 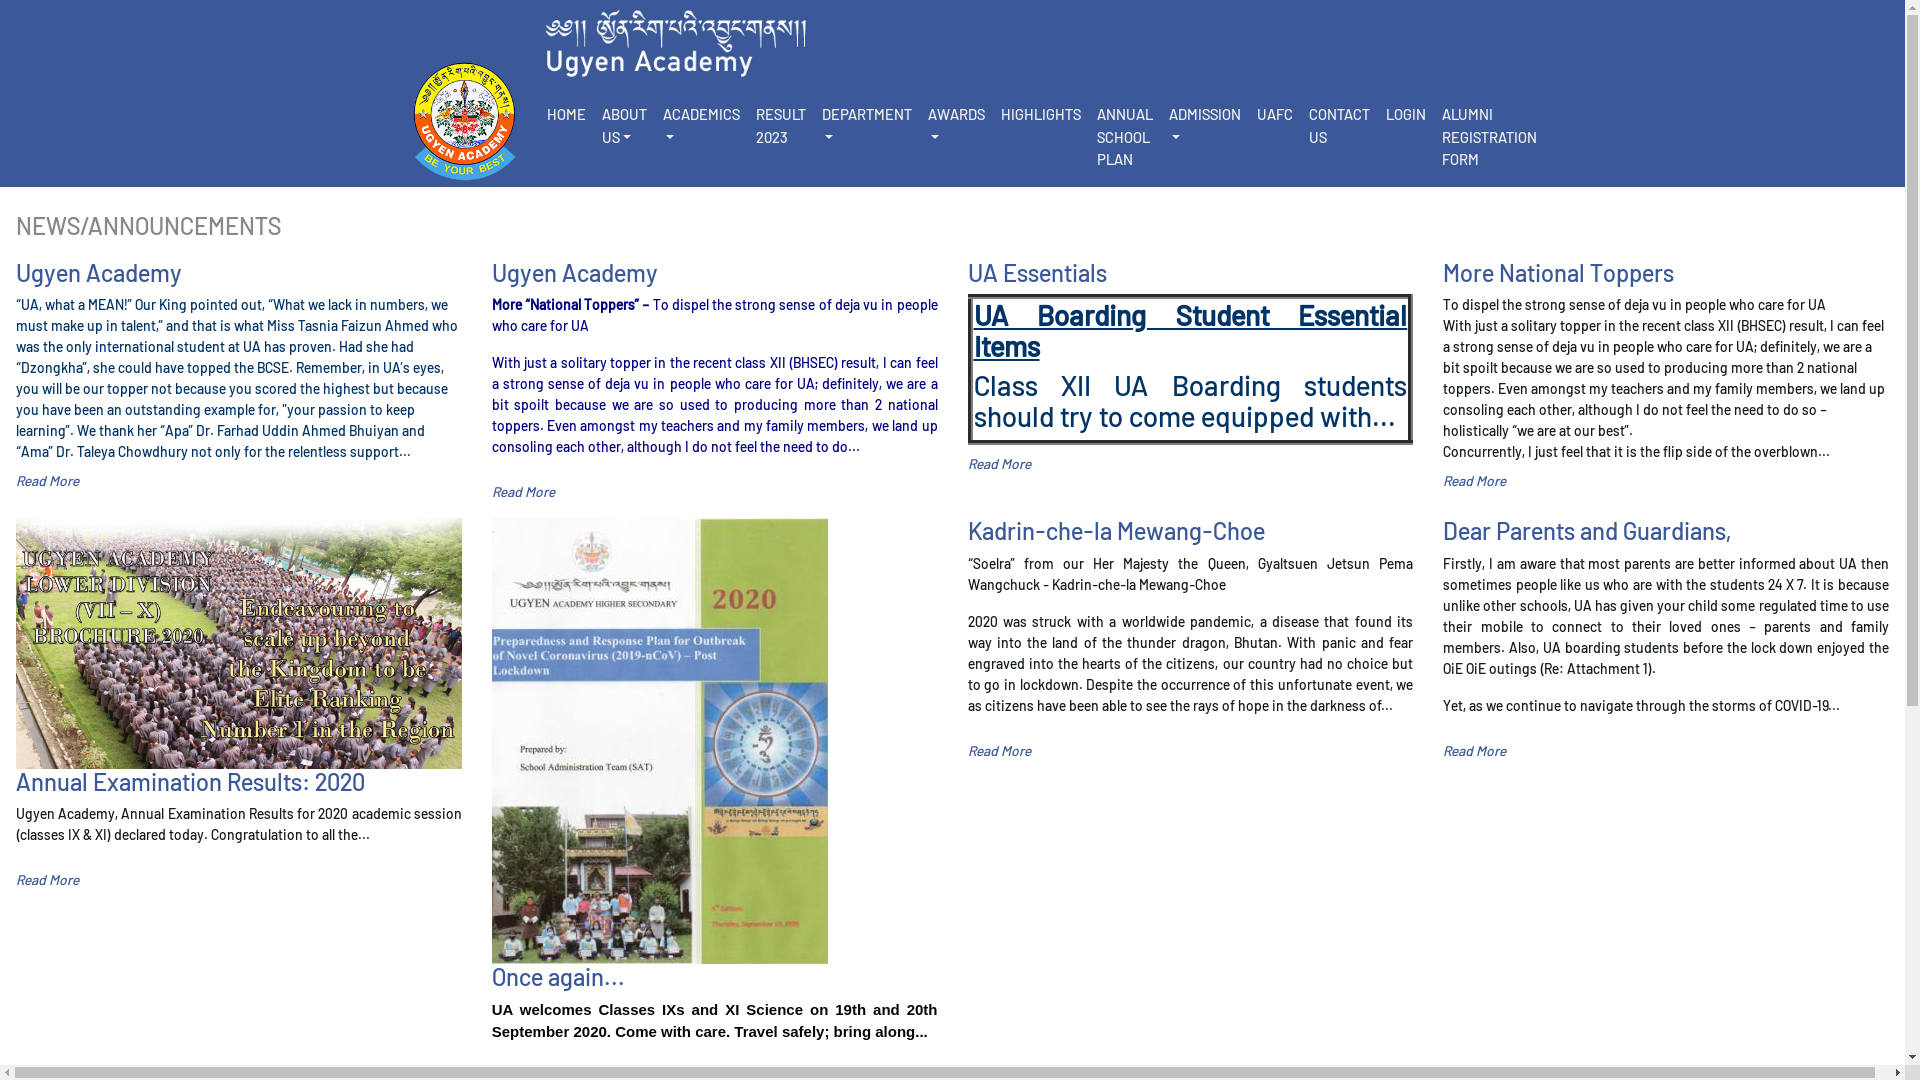 What do you see at coordinates (1040, 114) in the screenshot?
I see `'HIGHLIGHTS'` at bounding box center [1040, 114].